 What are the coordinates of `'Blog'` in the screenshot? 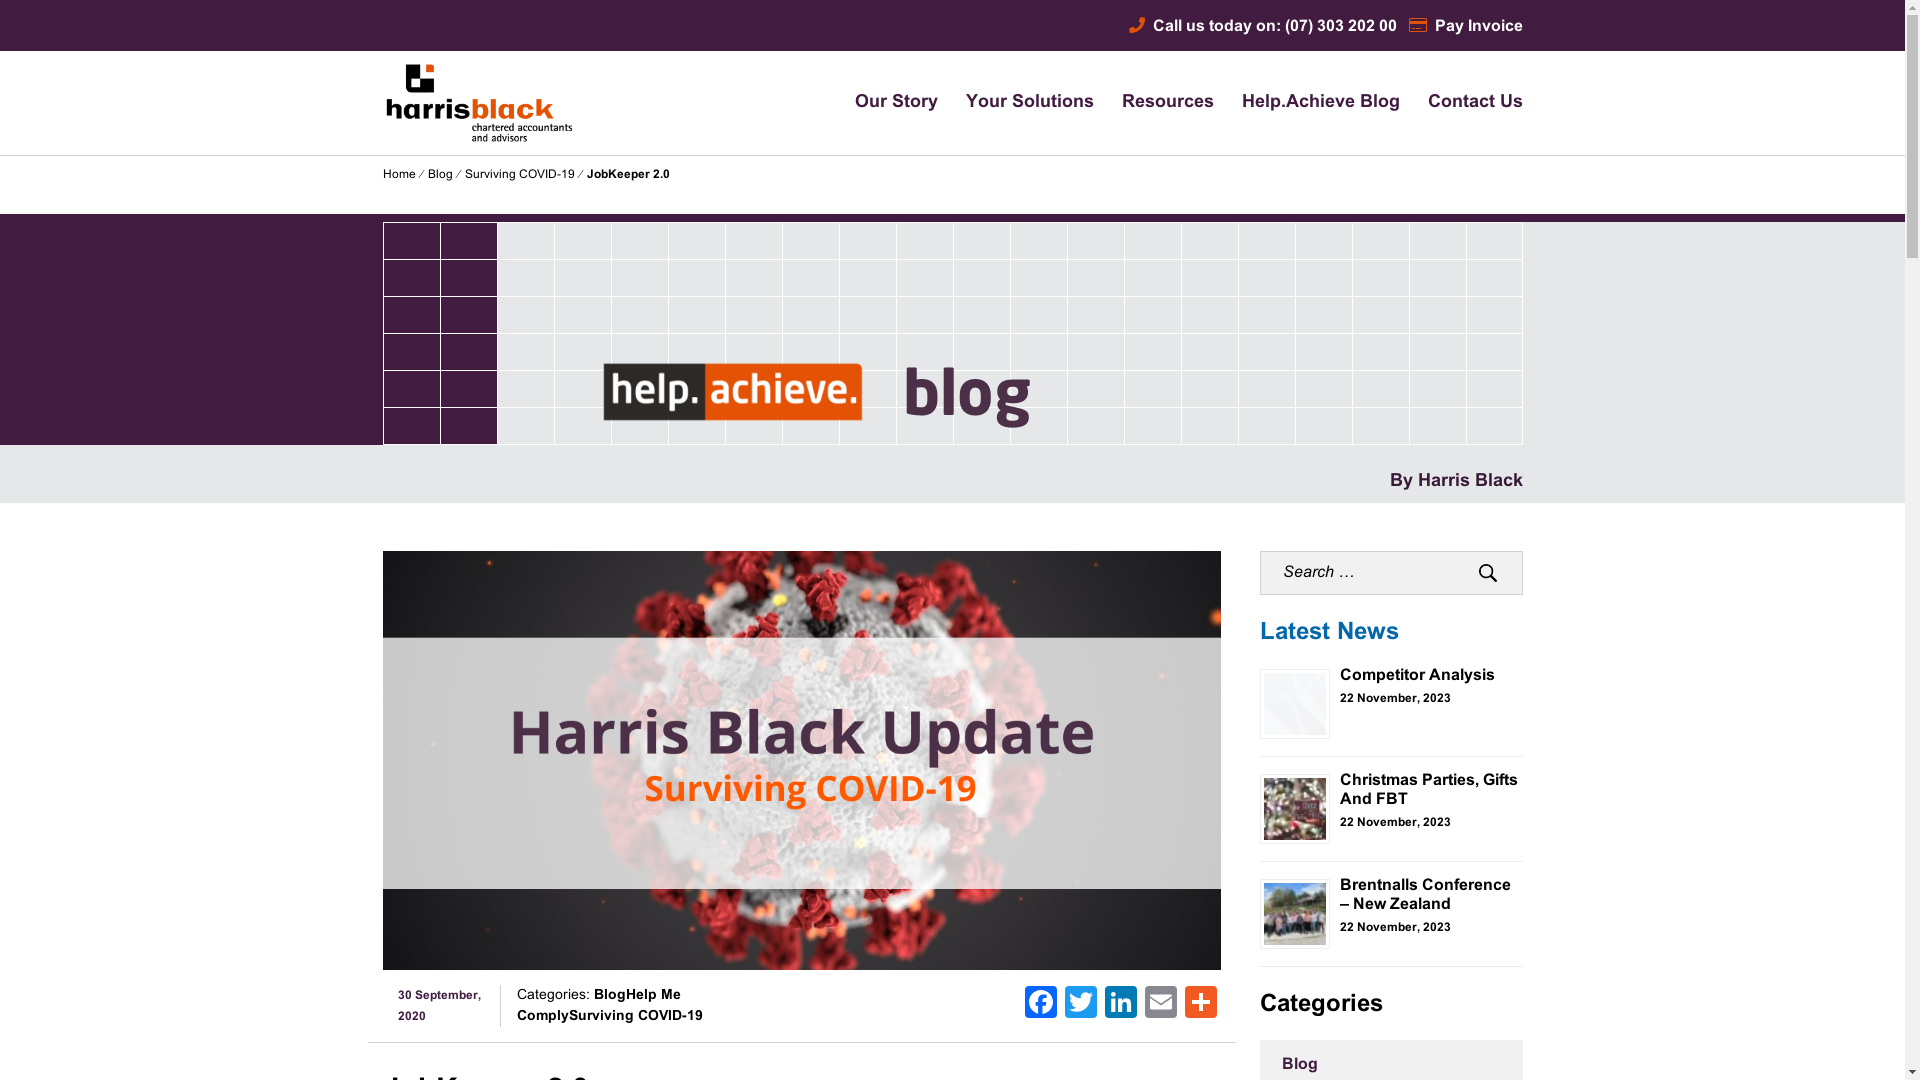 It's located at (439, 173).